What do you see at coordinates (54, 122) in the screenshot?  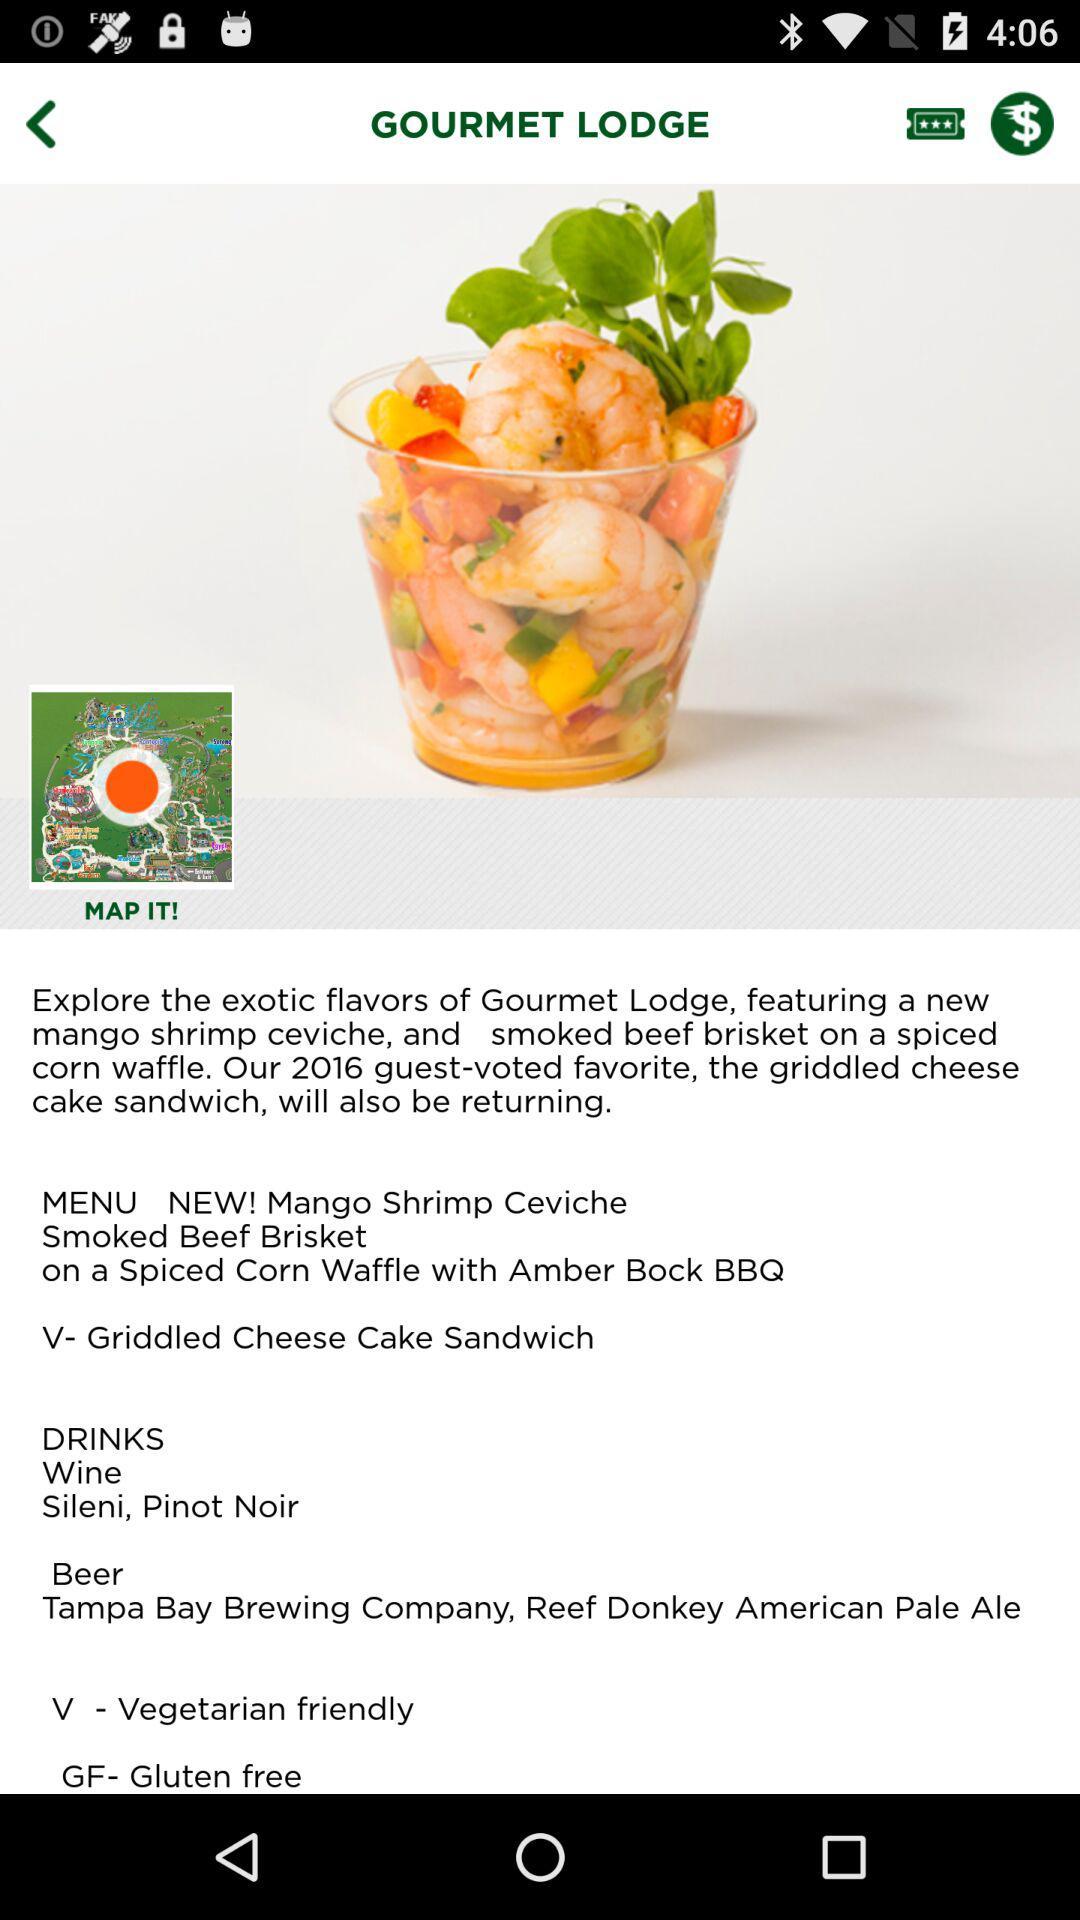 I see `the item next to the gourmet lodge item` at bounding box center [54, 122].